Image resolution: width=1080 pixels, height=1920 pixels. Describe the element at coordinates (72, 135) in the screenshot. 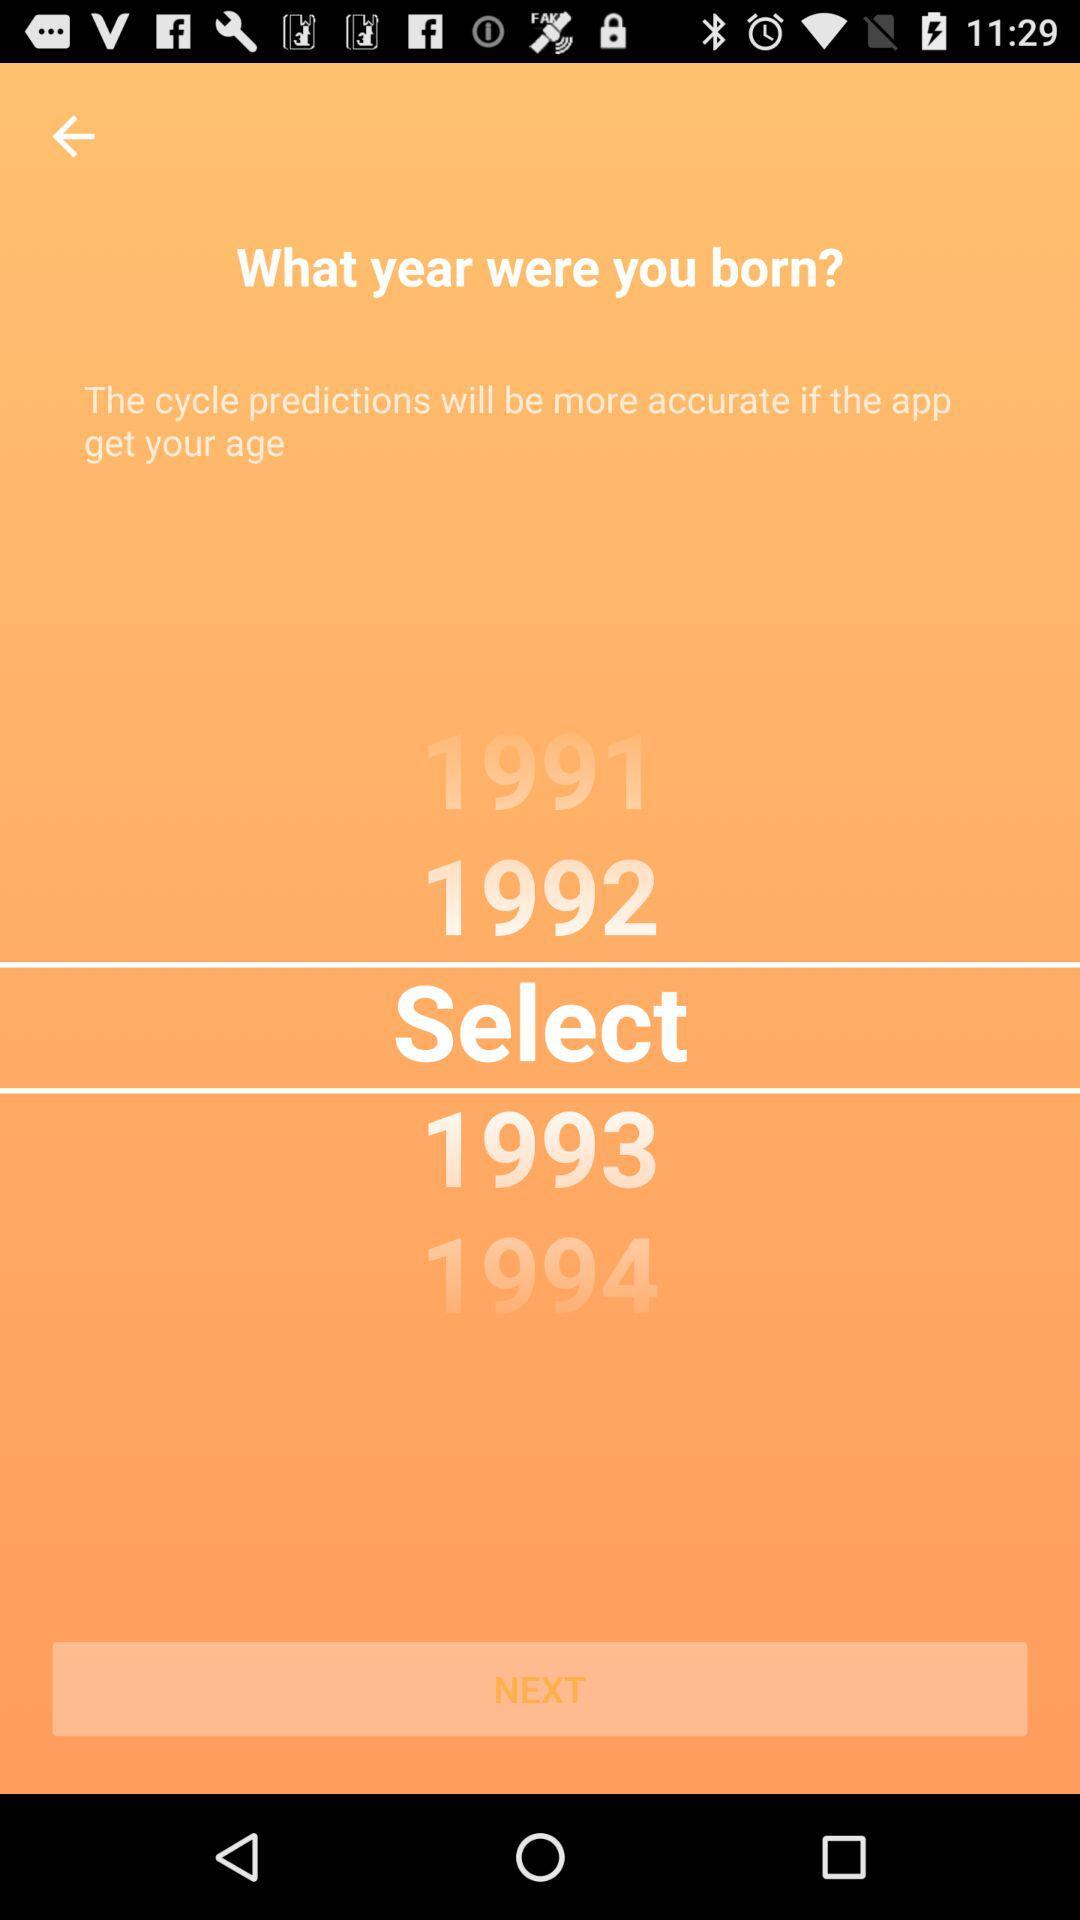

I see `back` at that location.